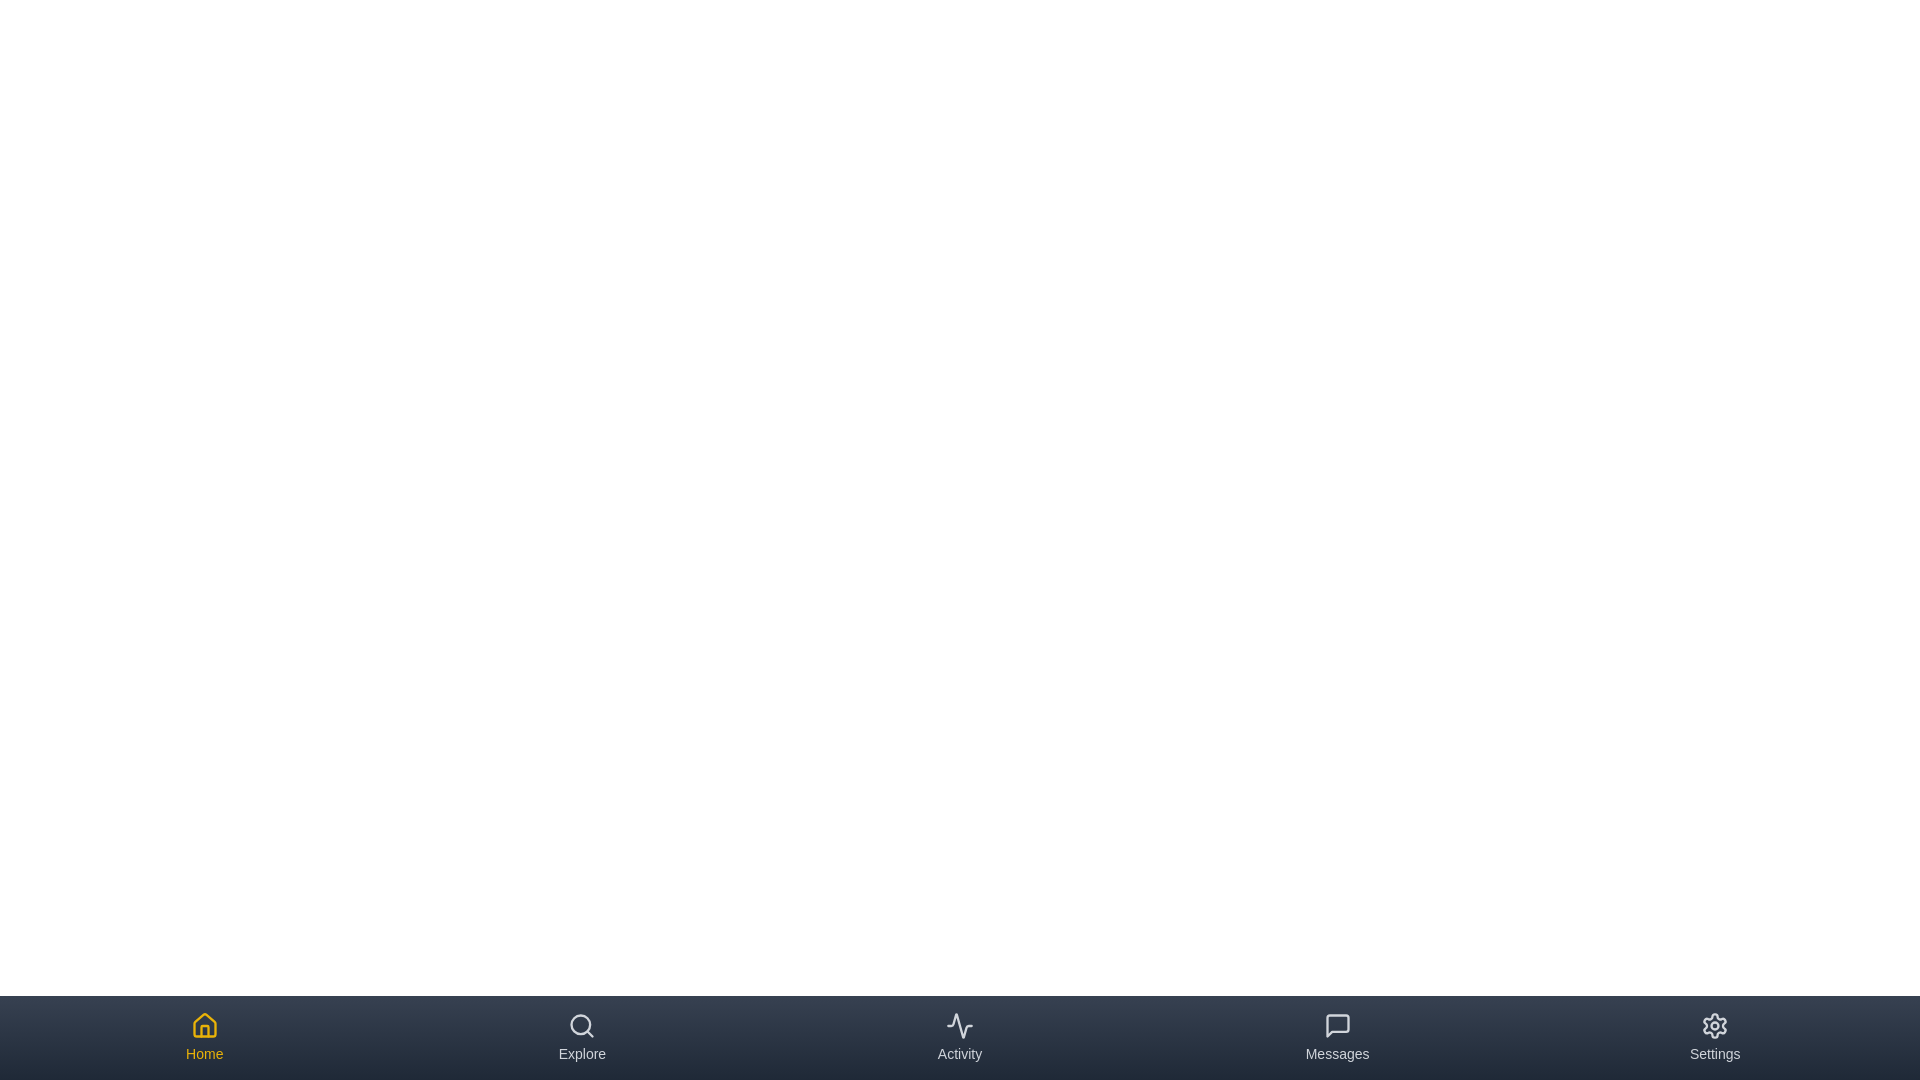 The width and height of the screenshot is (1920, 1080). Describe the element at coordinates (580, 1036) in the screenshot. I see `the tab corresponding to Explore` at that location.